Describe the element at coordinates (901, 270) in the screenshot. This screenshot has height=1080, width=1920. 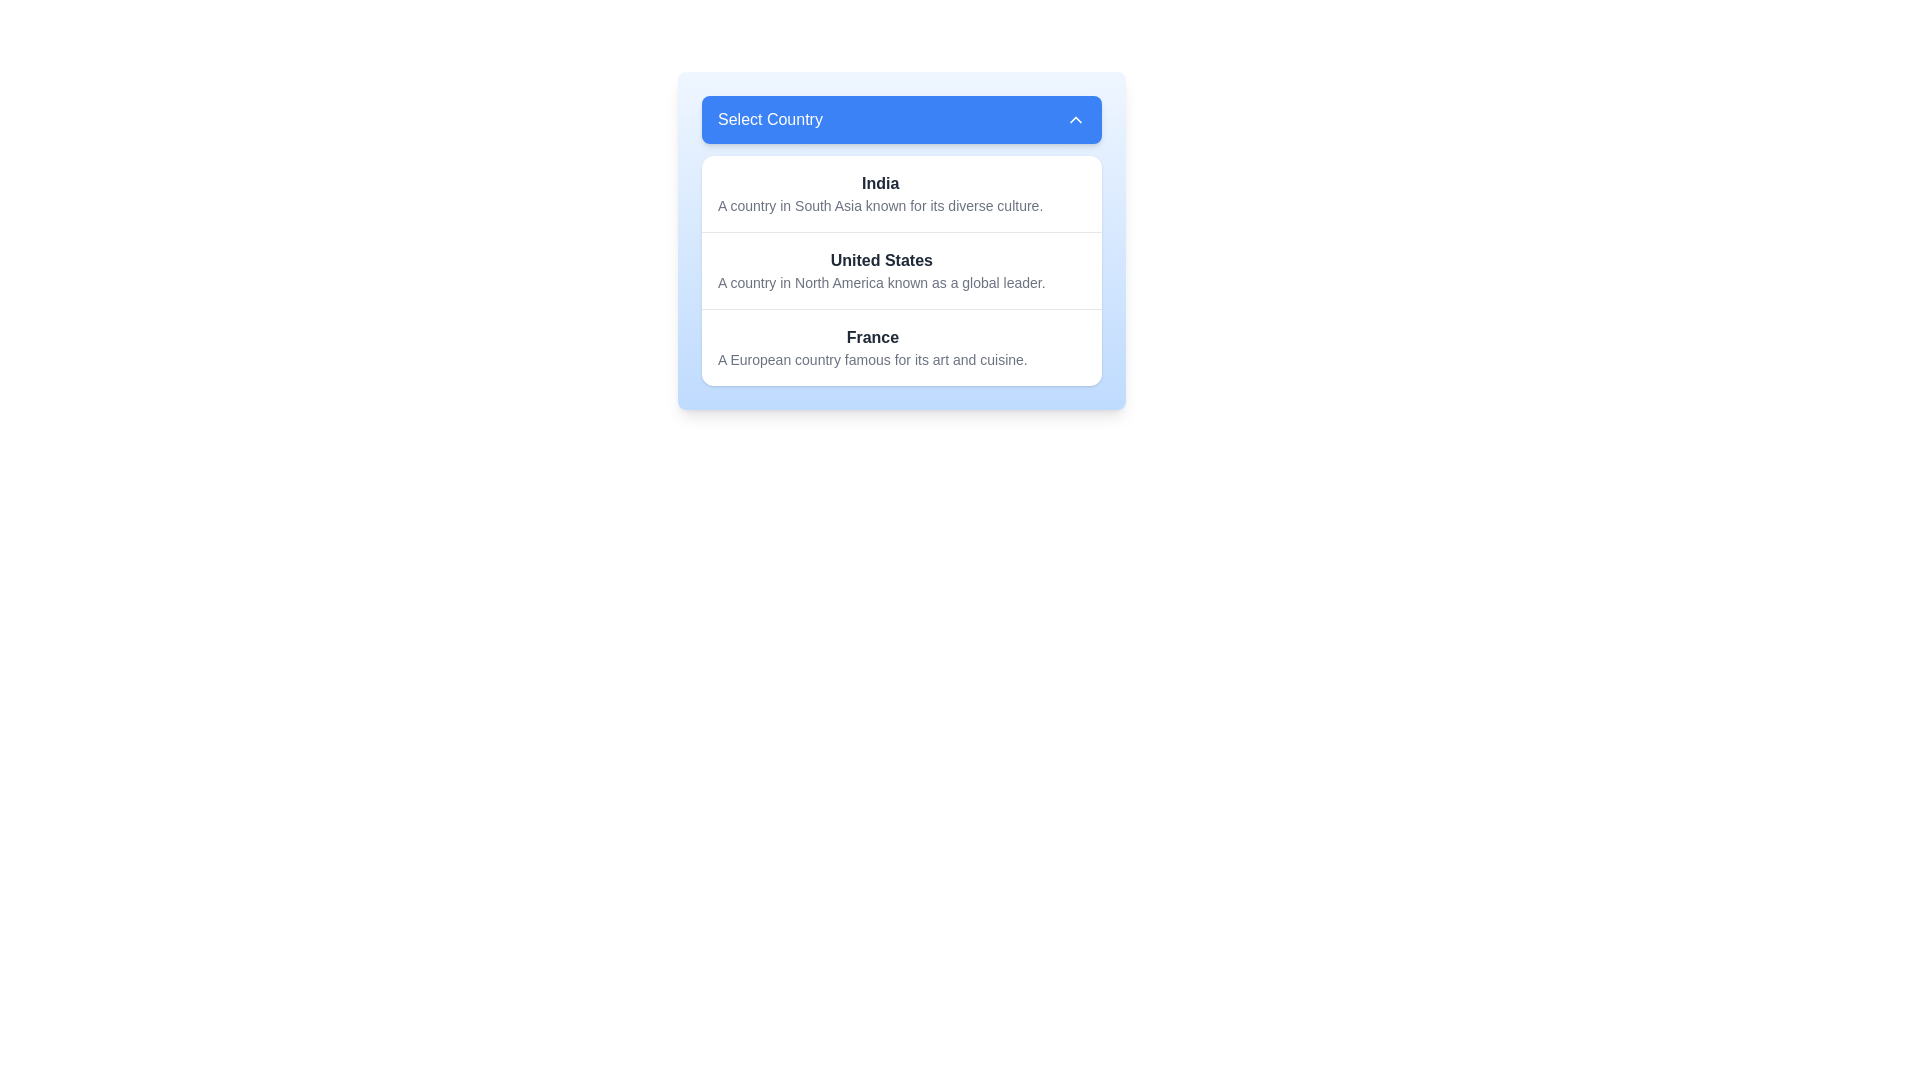
I see `the dropdown list item labeled 'United States', which is the second element in the list` at that location.